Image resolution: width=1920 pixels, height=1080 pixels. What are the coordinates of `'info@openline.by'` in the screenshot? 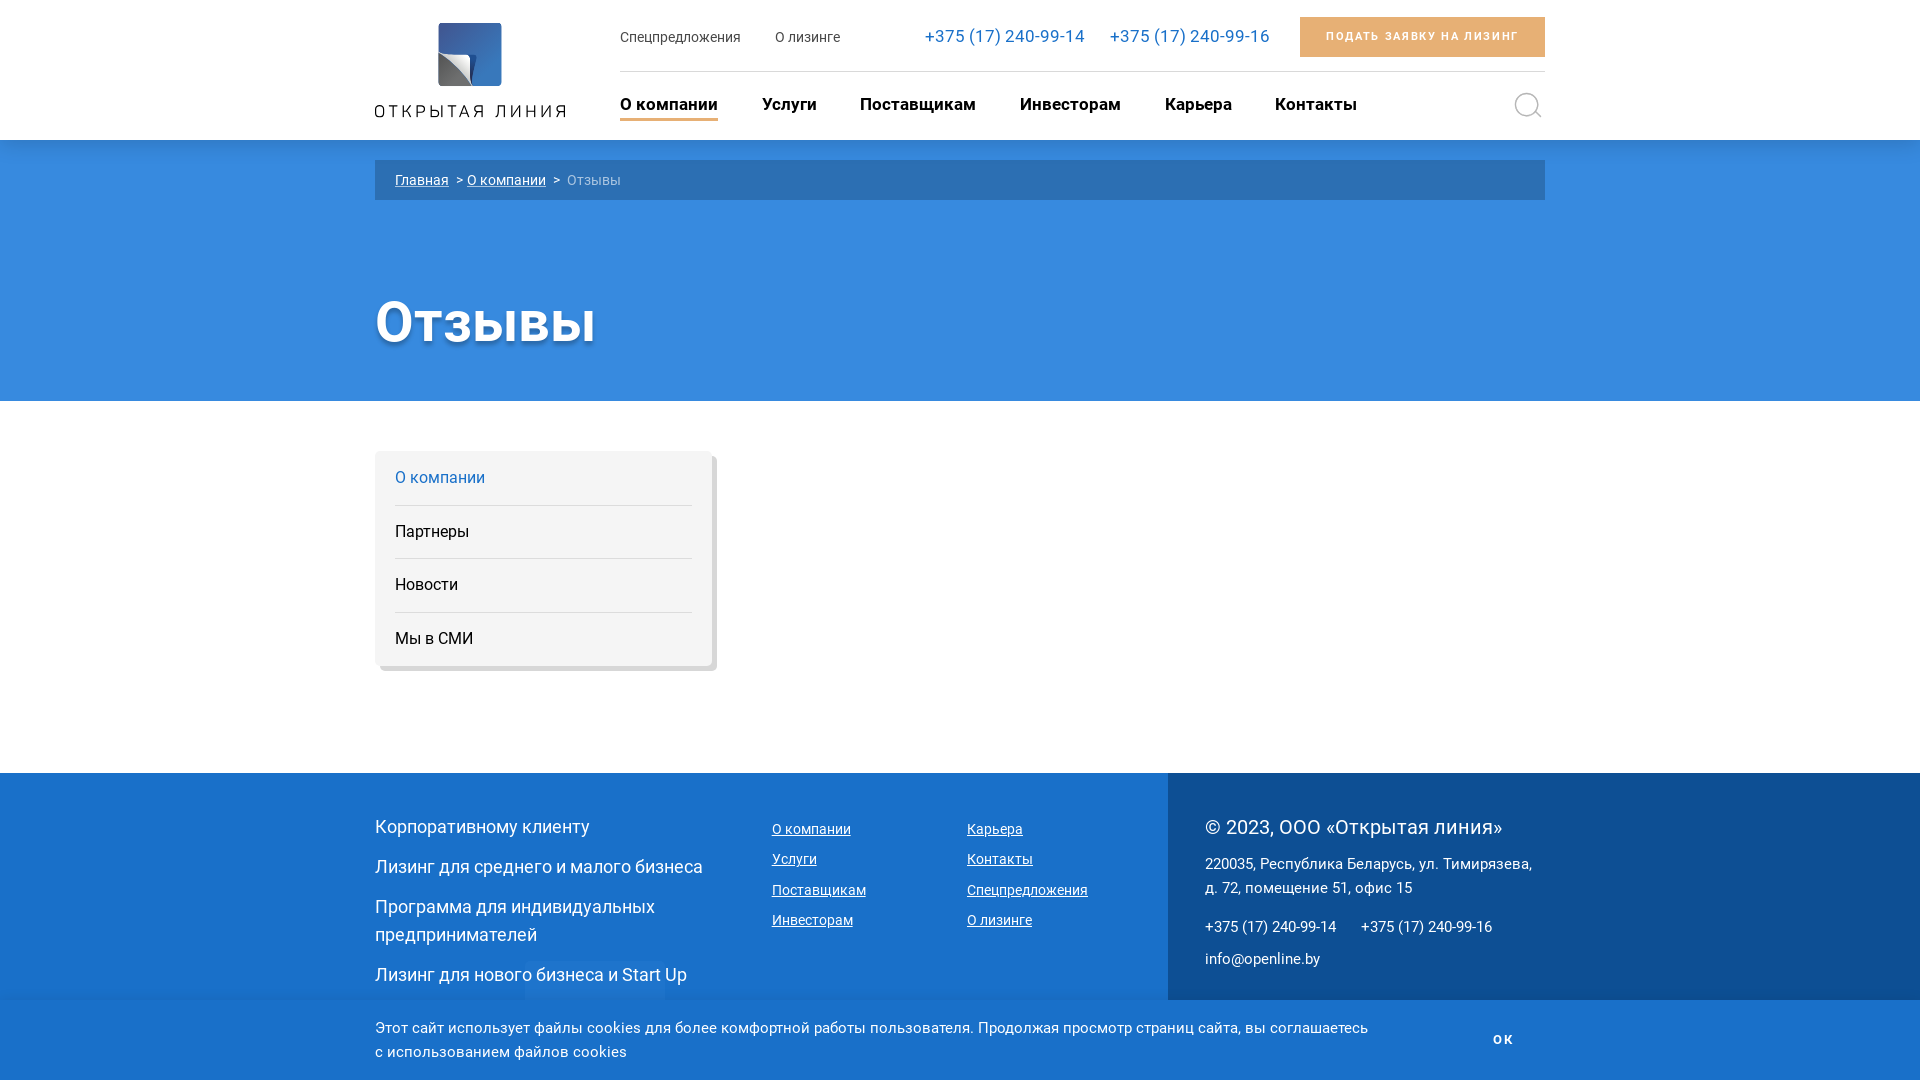 It's located at (1203, 958).